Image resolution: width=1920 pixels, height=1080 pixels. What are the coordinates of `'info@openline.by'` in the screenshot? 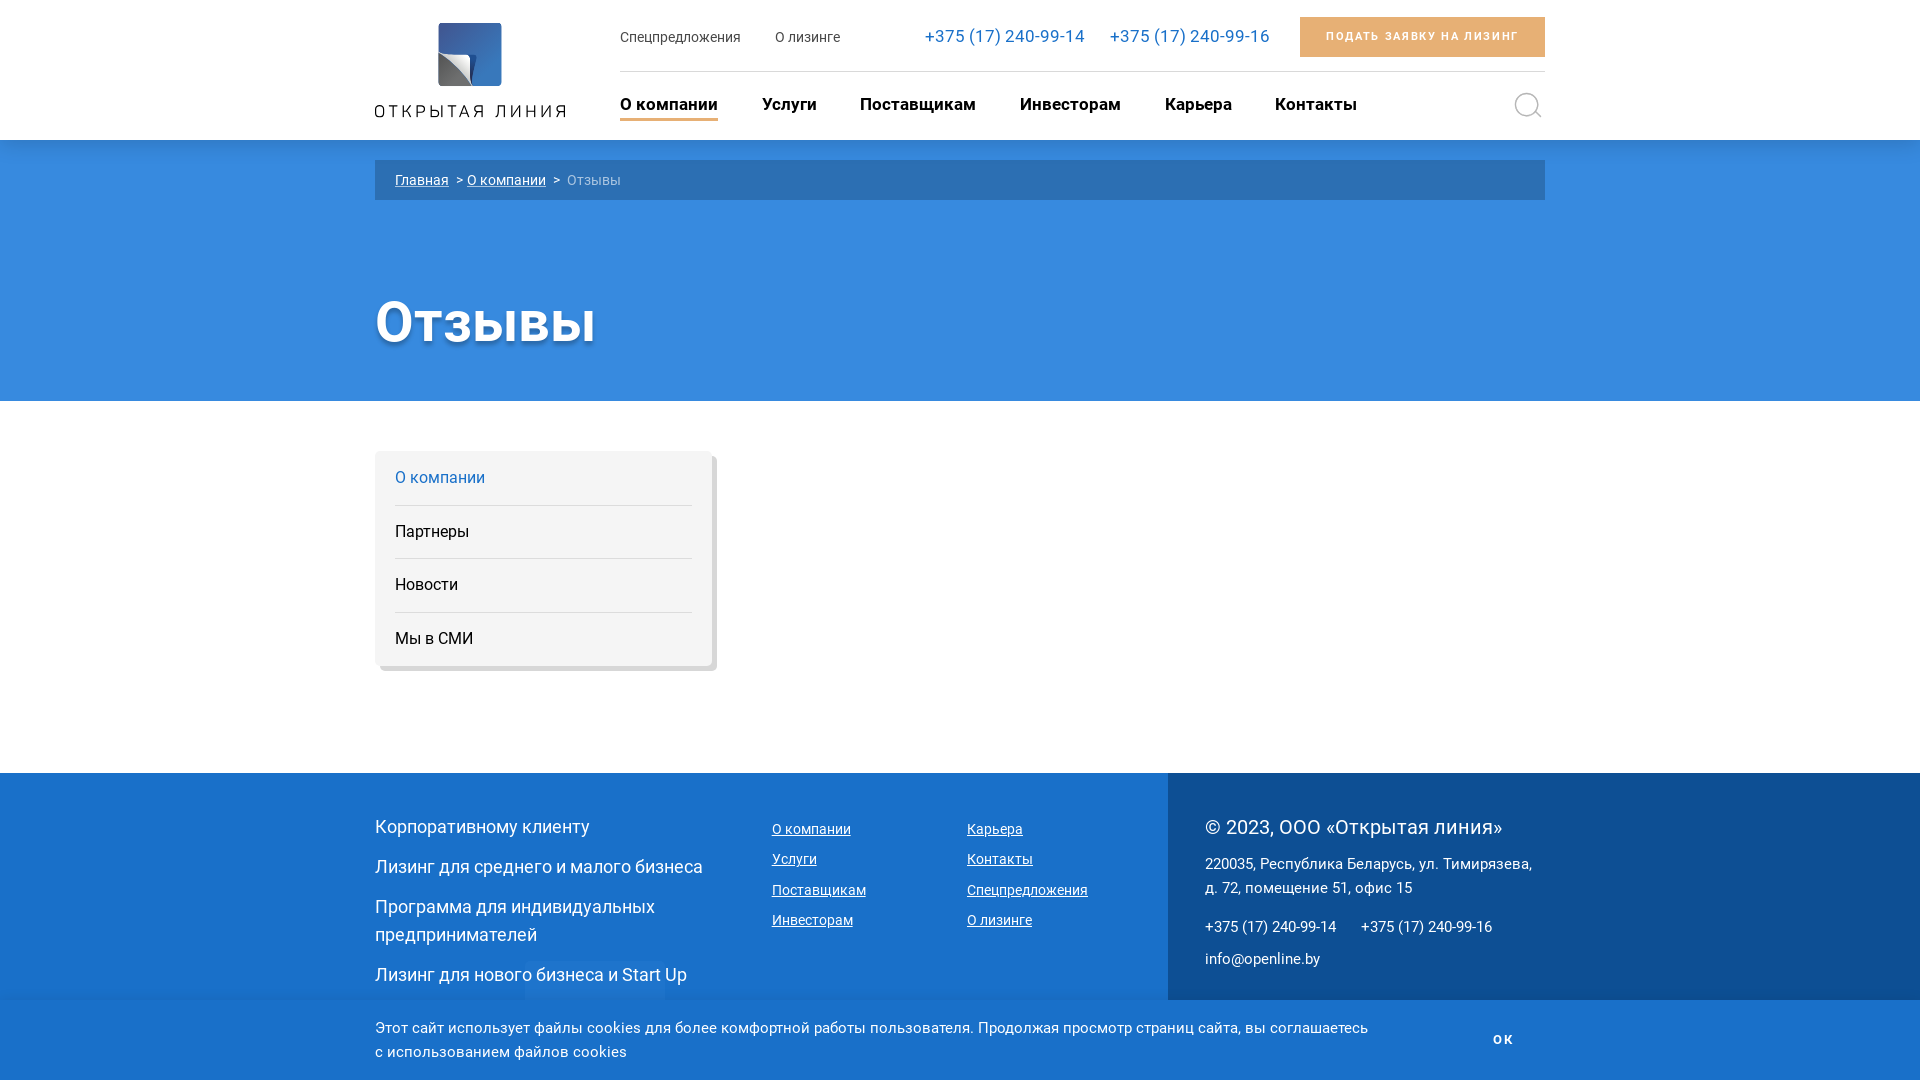 It's located at (1203, 958).